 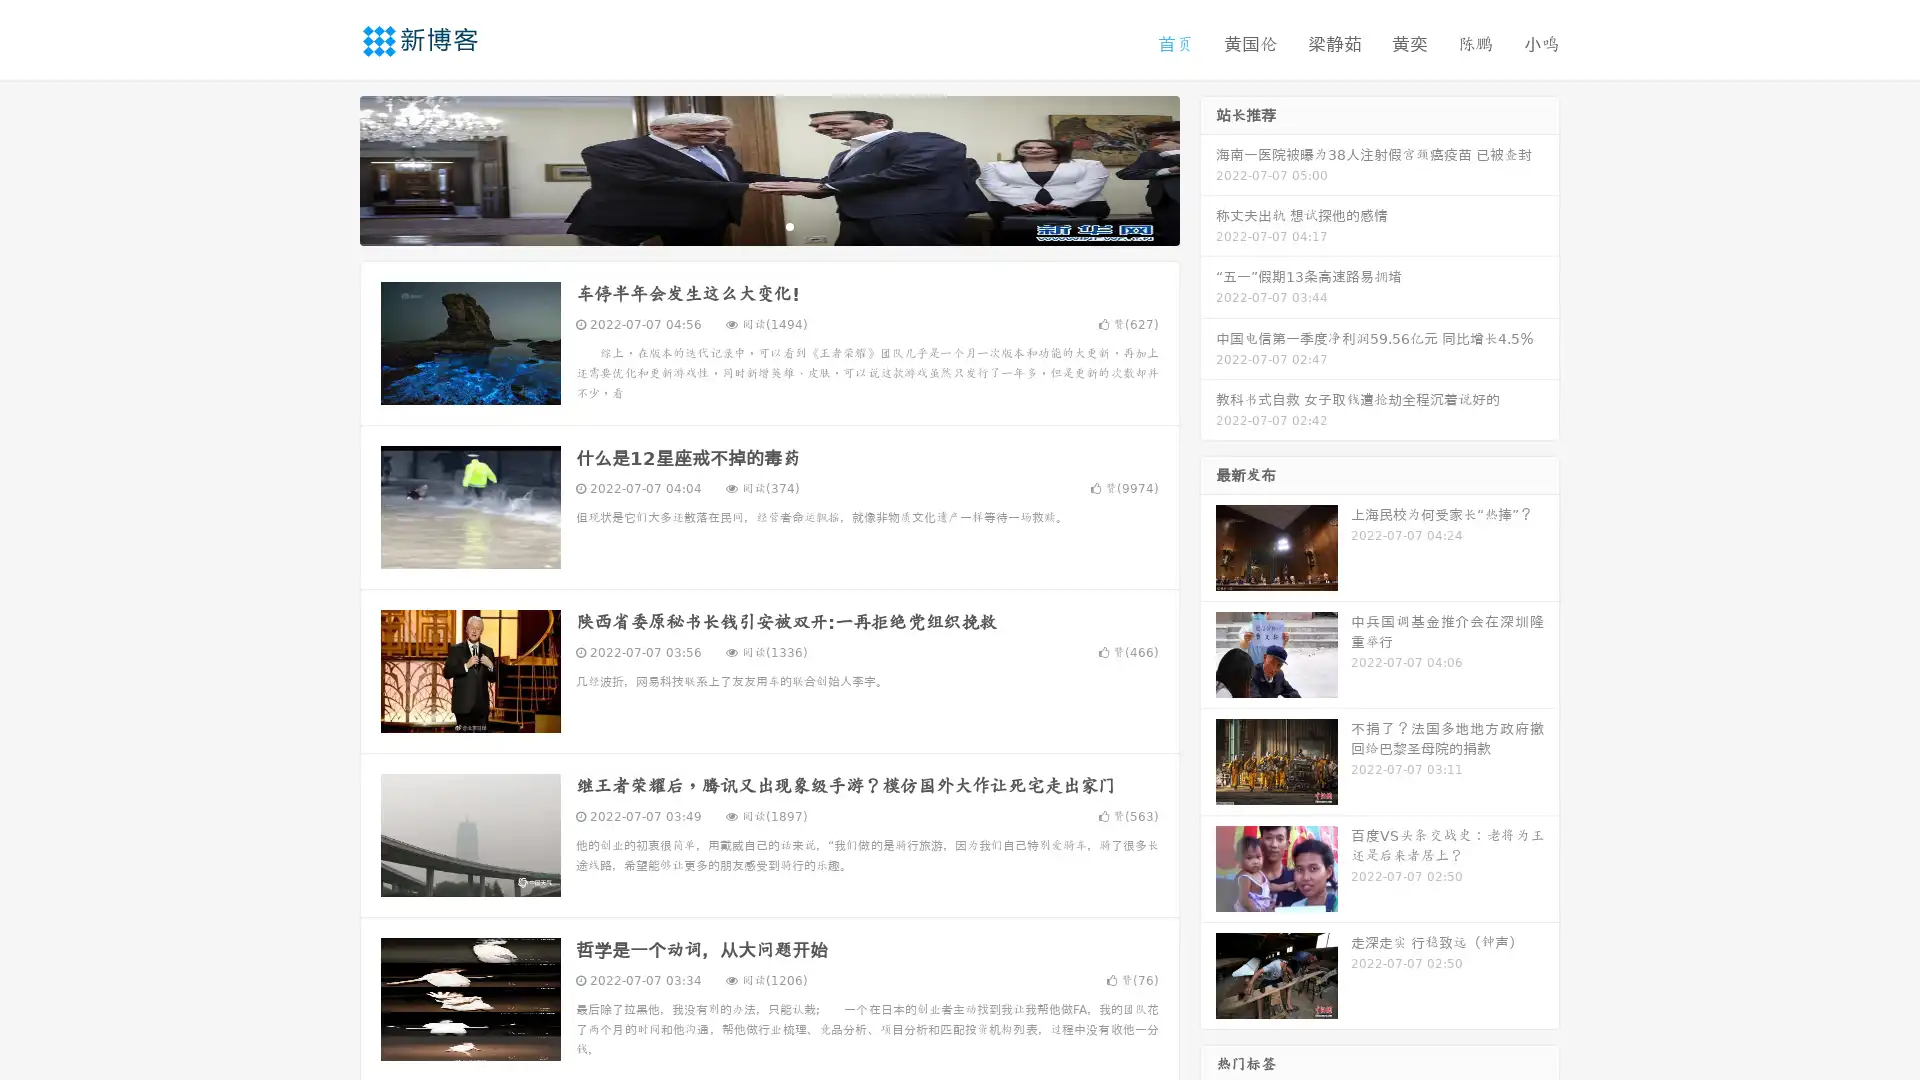 What do you see at coordinates (748, 225) in the screenshot?
I see `Go to slide 1` at bounding box center [748, 225].